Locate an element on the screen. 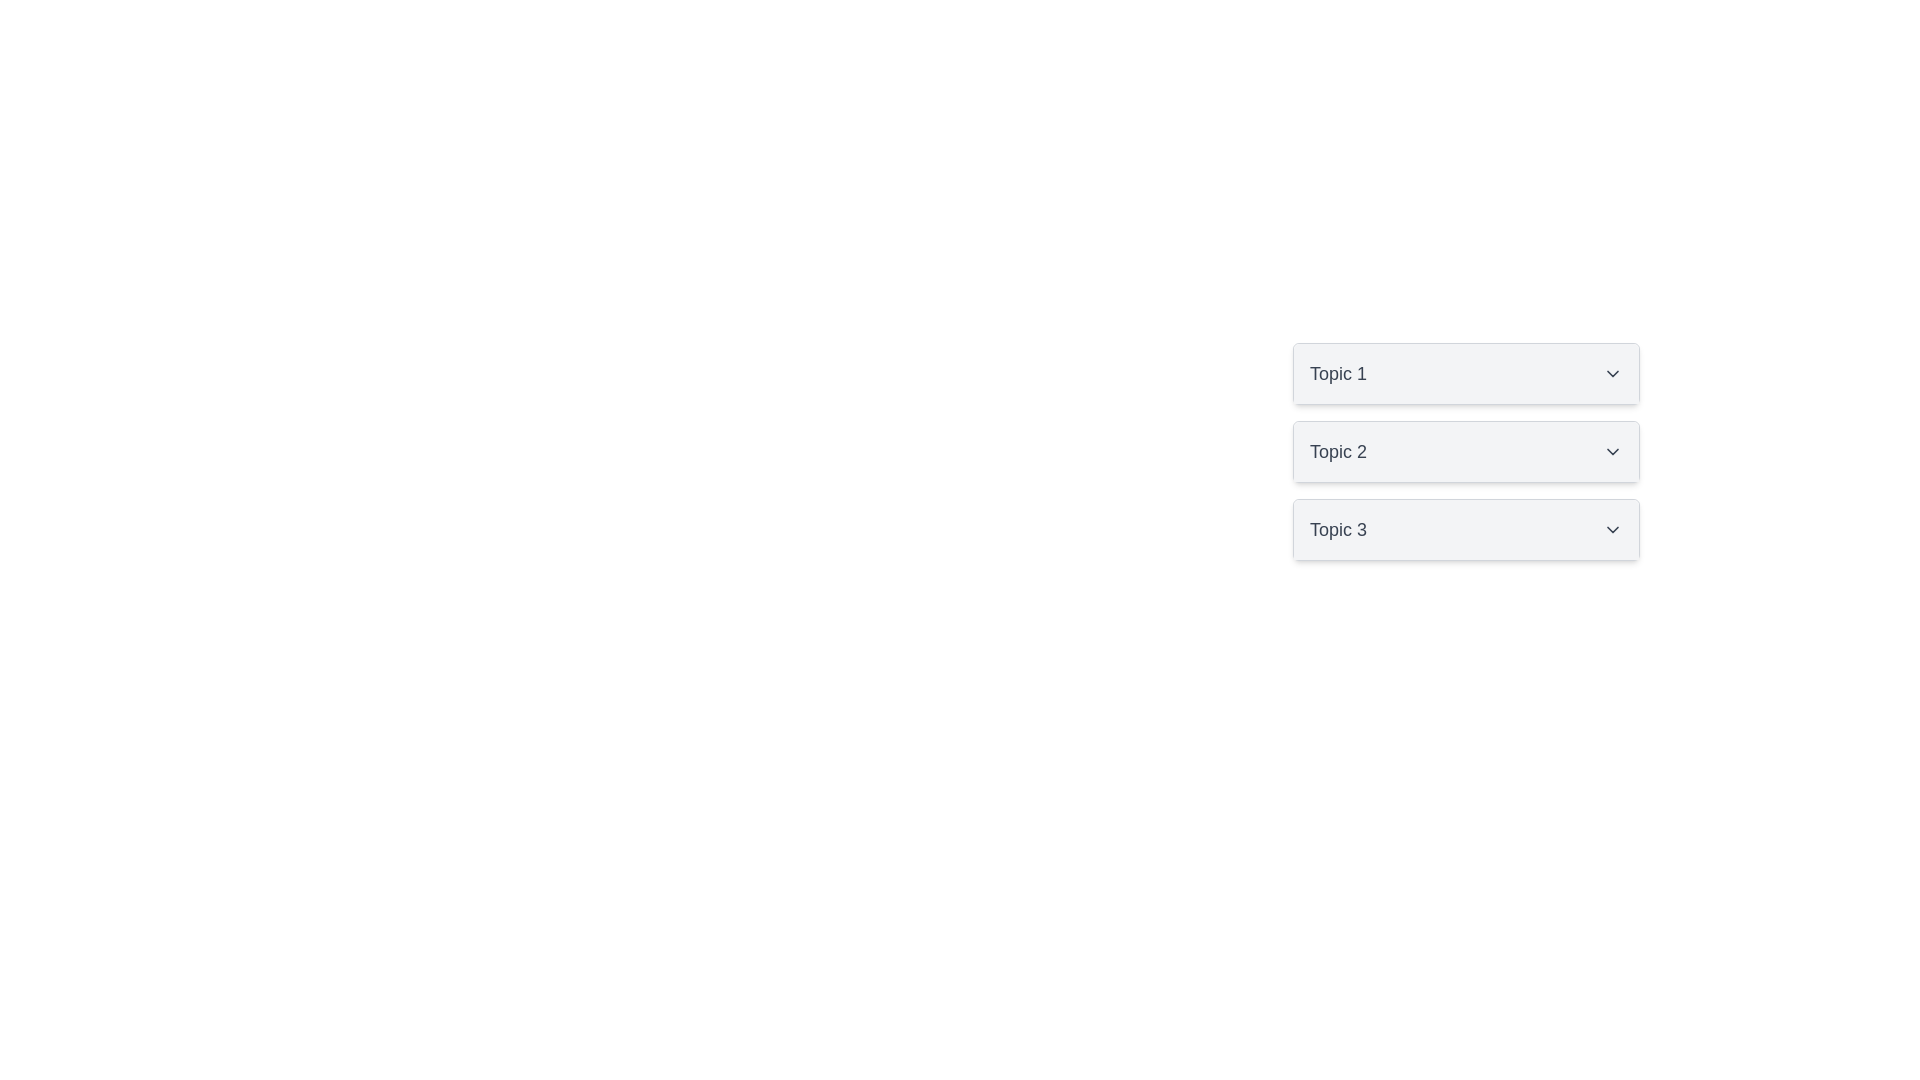 This screenshot has height=1080, width=1920. the 'Topic 2' button with a light gray background is located at coordinates (1466, 451).